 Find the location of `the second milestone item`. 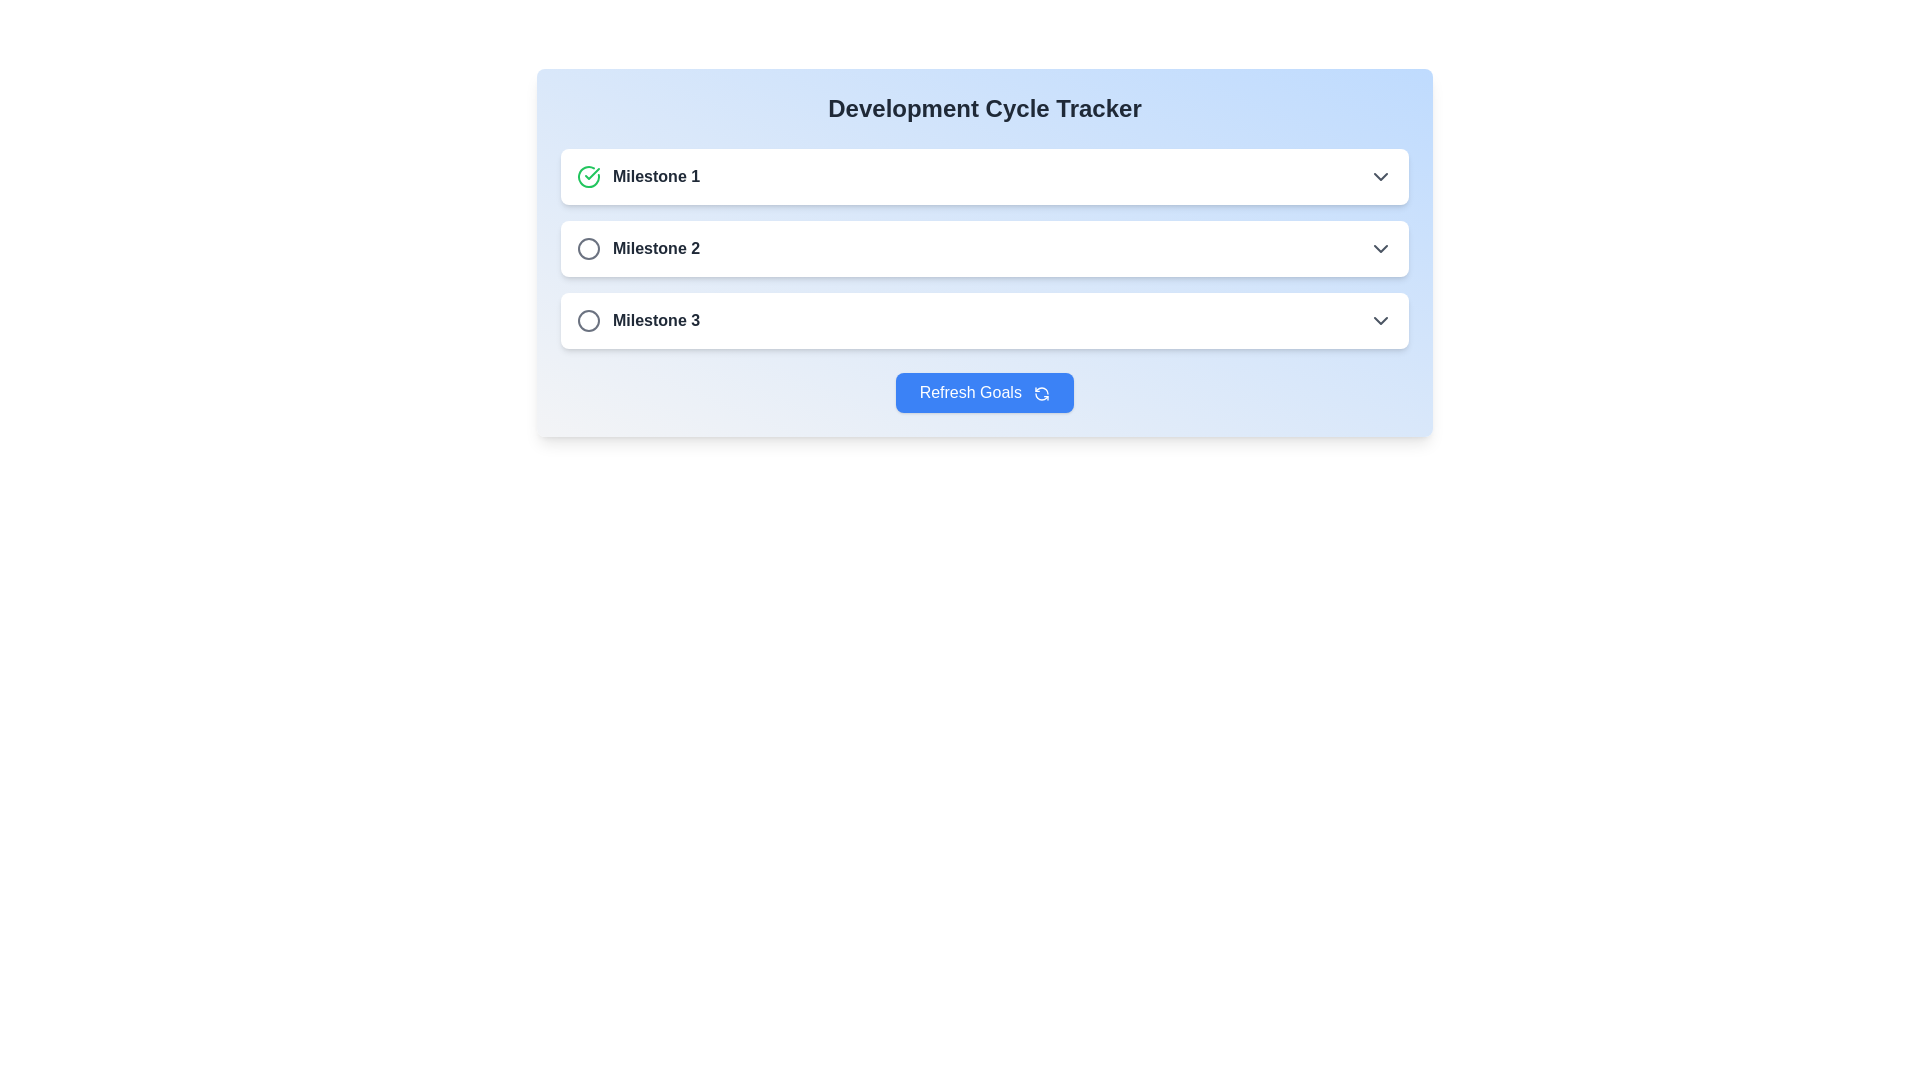

the second milestone item is located at coordinates (984, 248).